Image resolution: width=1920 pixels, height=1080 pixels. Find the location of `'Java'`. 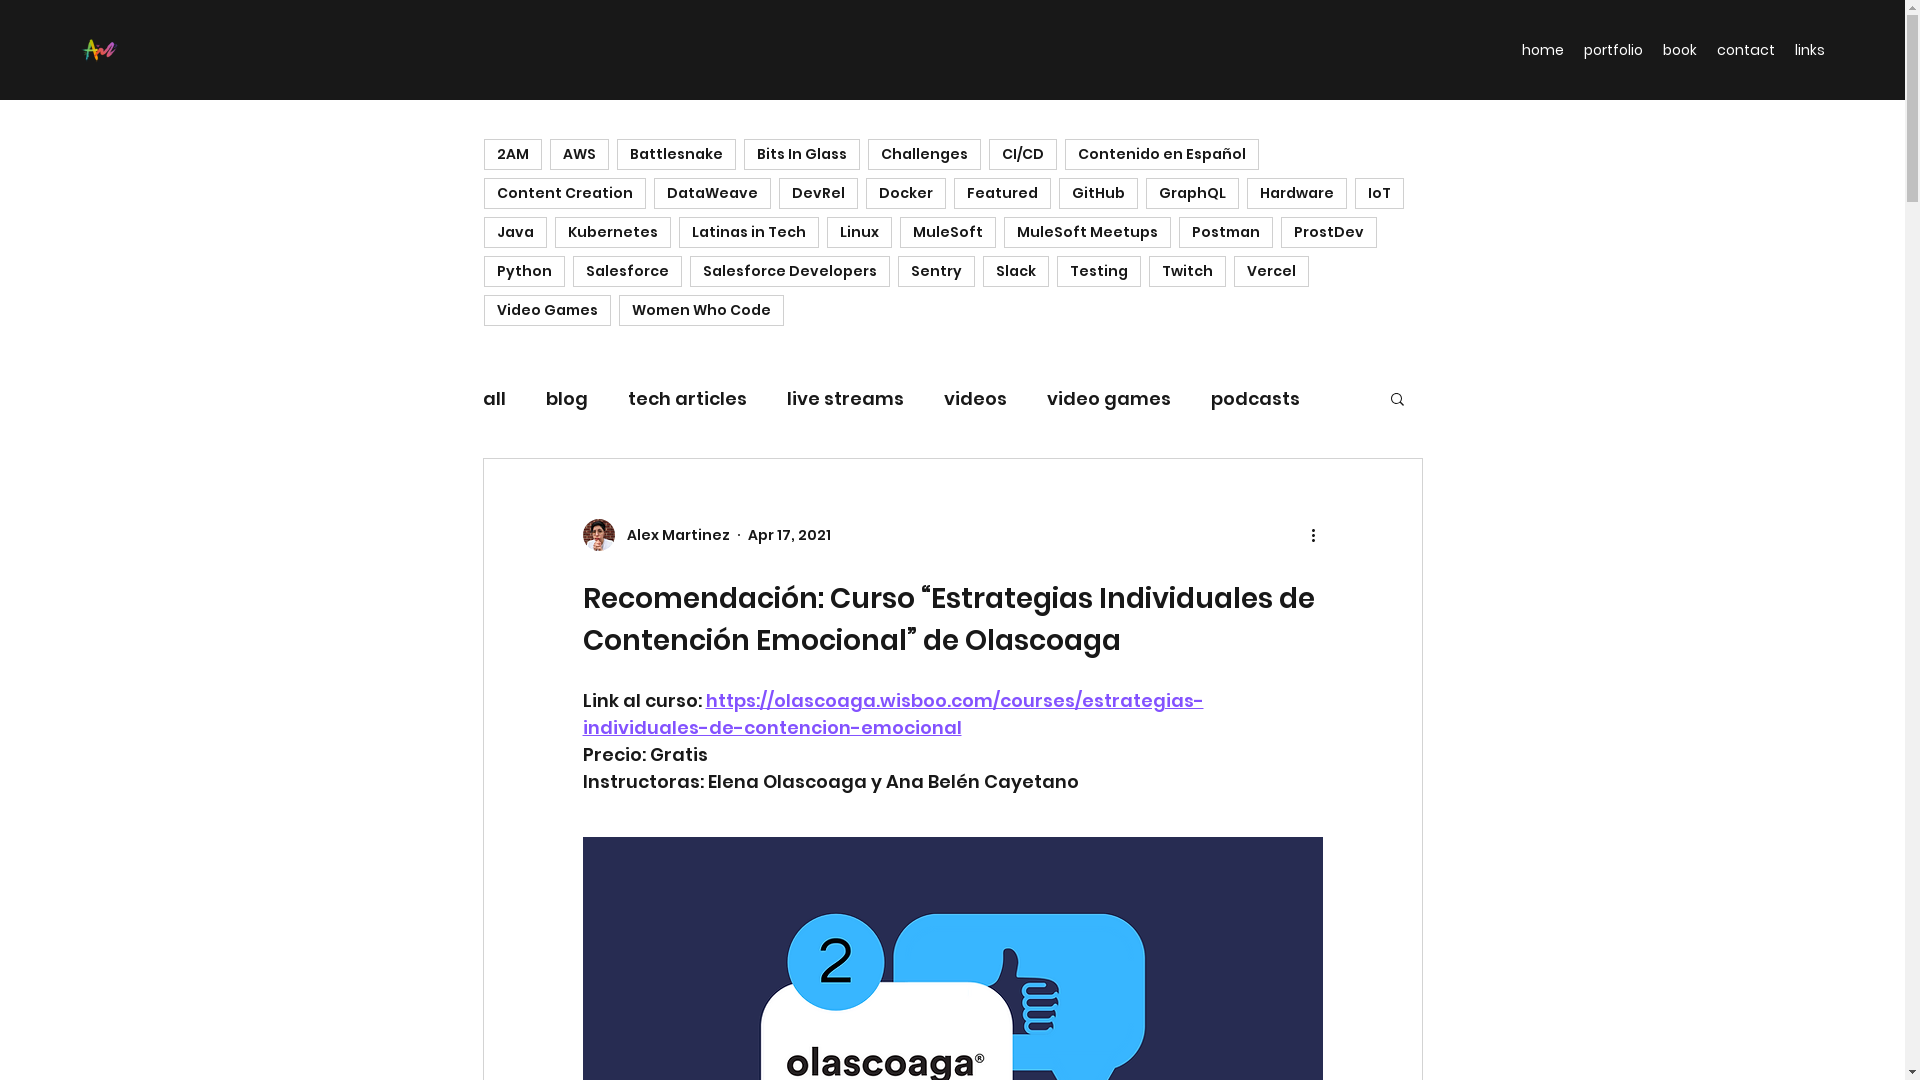

'Java' is located at coordinates (484, 231).